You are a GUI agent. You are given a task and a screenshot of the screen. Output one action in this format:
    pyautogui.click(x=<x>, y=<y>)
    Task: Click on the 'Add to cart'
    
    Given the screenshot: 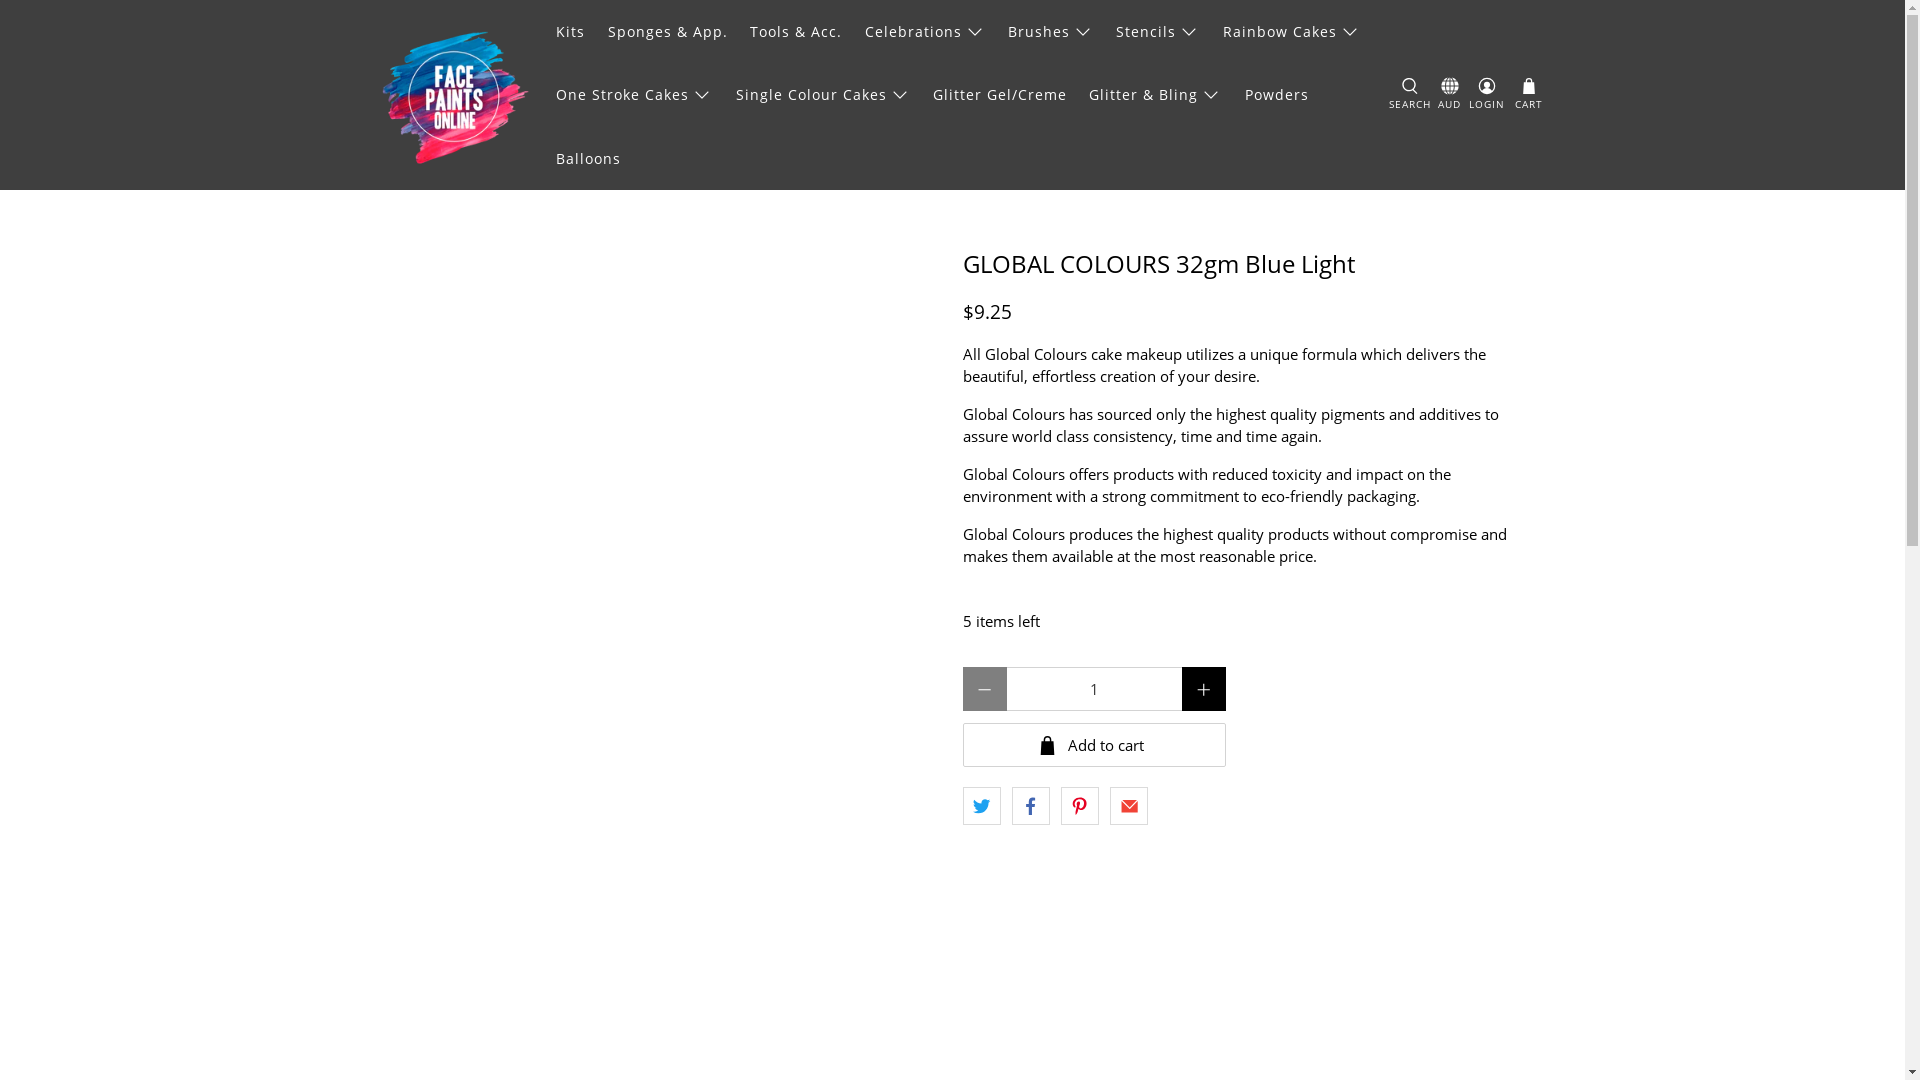 What is the action you would take?
    pyautogui.click(x=1092, y=744)
    